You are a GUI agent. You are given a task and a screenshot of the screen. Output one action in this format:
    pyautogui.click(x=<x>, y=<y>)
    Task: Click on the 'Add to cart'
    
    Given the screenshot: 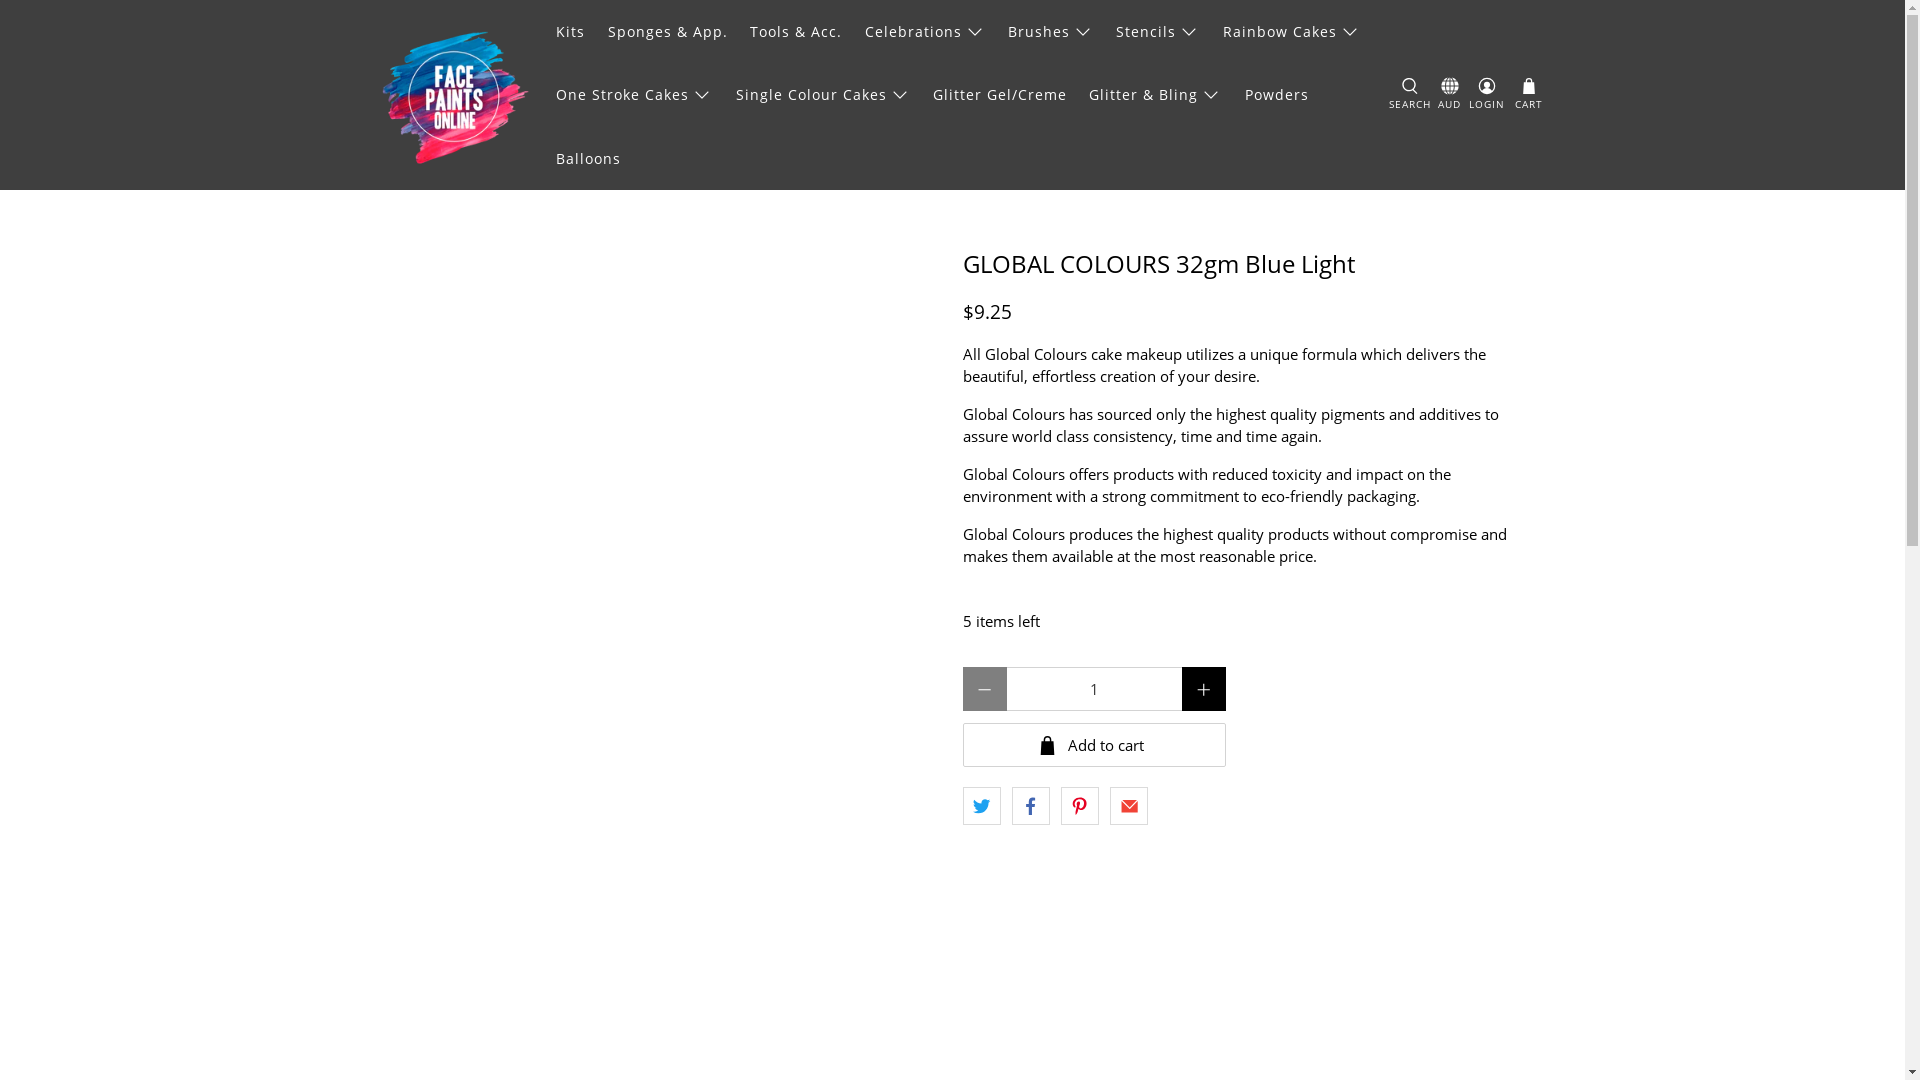 What is the action you would take?
    pyautogui.click(x=1092, y=744)
    